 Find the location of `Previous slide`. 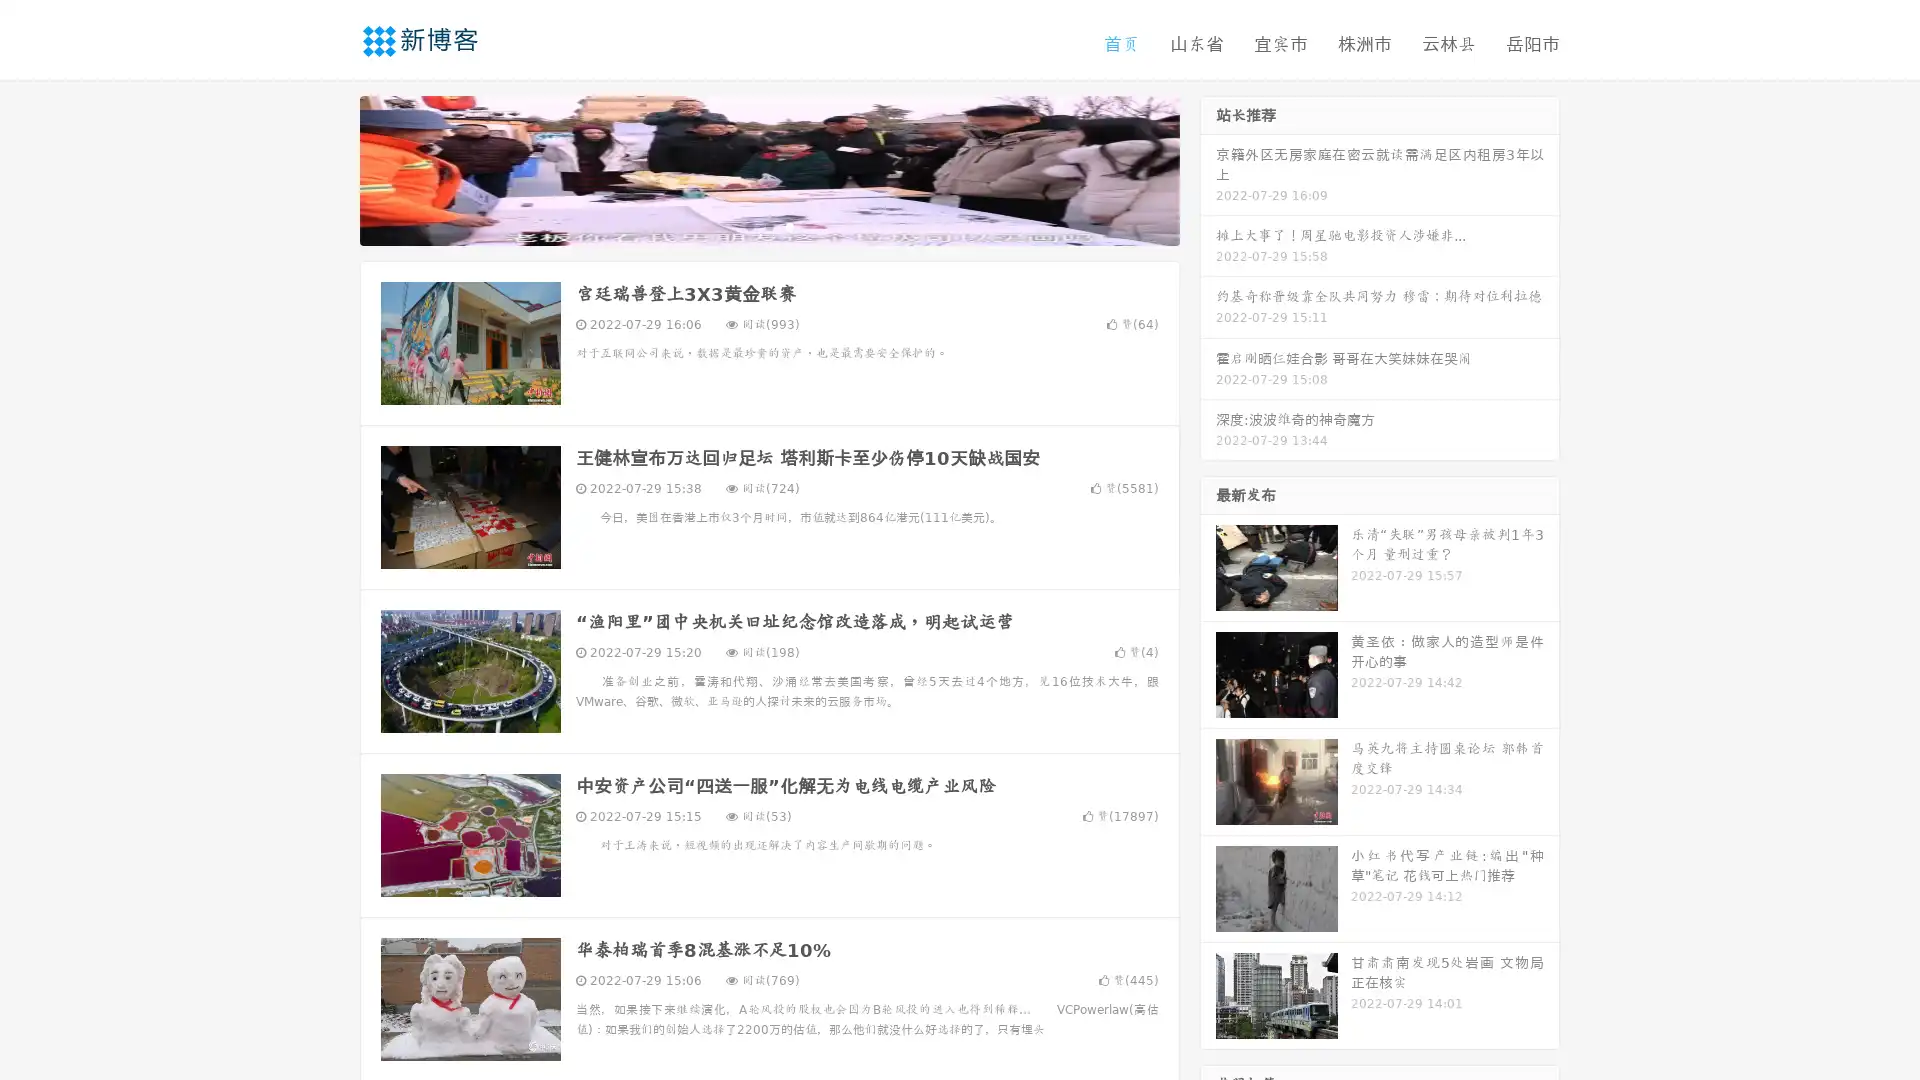

Previous slide is located at coordinates (330, 168).